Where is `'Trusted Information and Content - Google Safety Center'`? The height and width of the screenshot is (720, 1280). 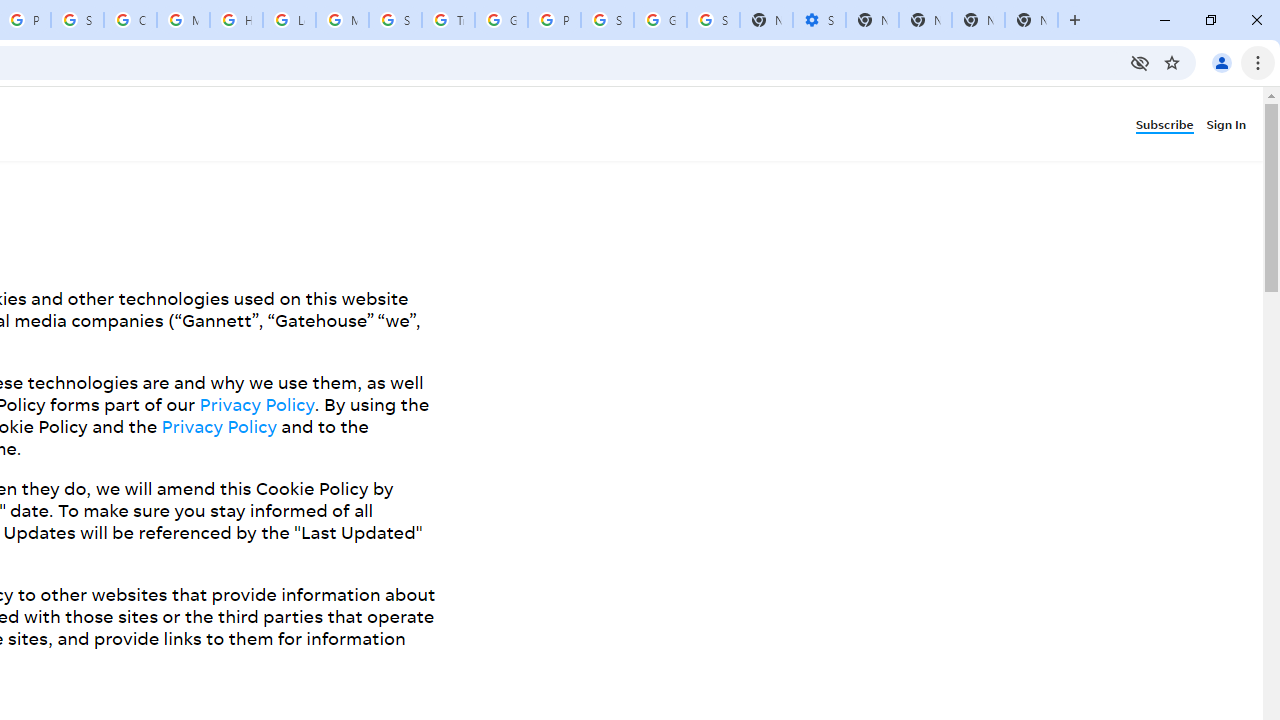
'Trusted Information and Content - Google Safety Center' is located at coordinates (447, 20).